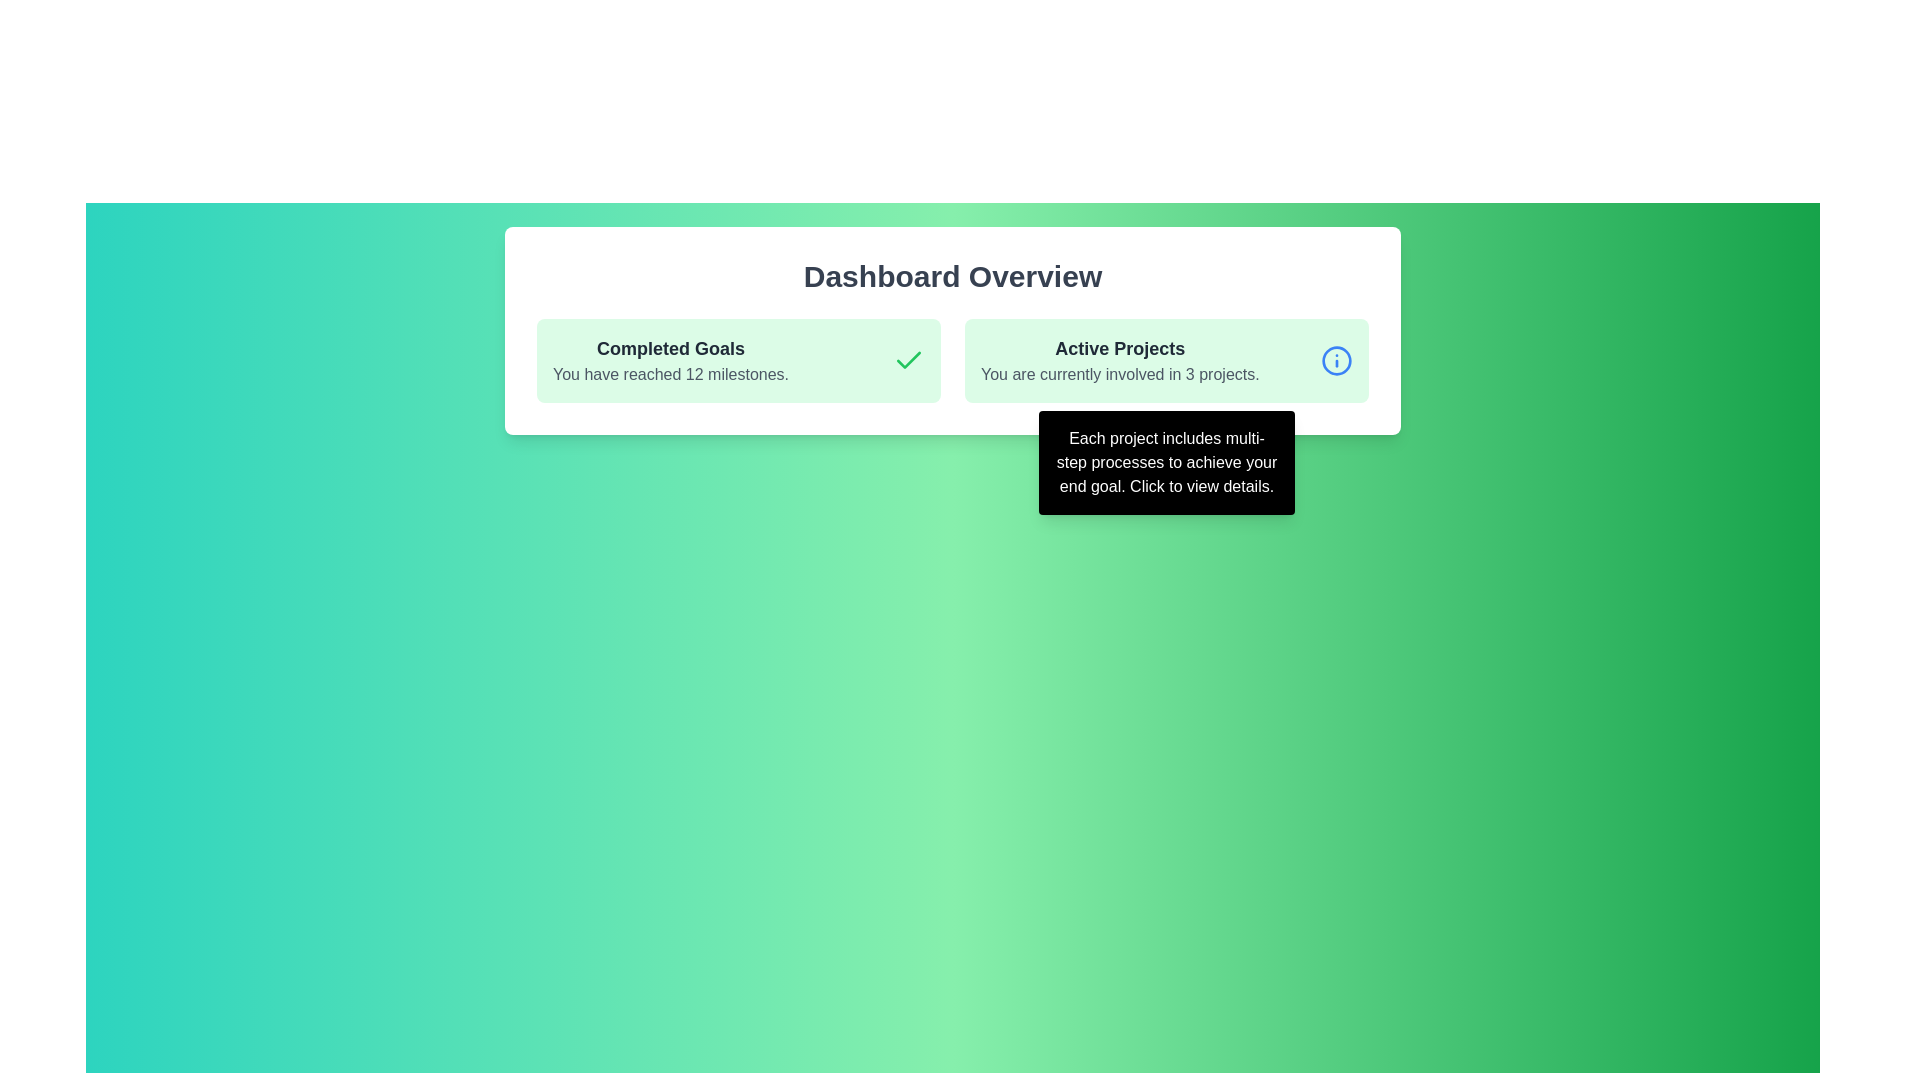 The height and width of the screenshot is (1080, 1920). What do you see at coordinates (1337, 361) in the screenshot?
I see `the circular blue information icon with the letter 'i'` at bounding box center [1337, 361].